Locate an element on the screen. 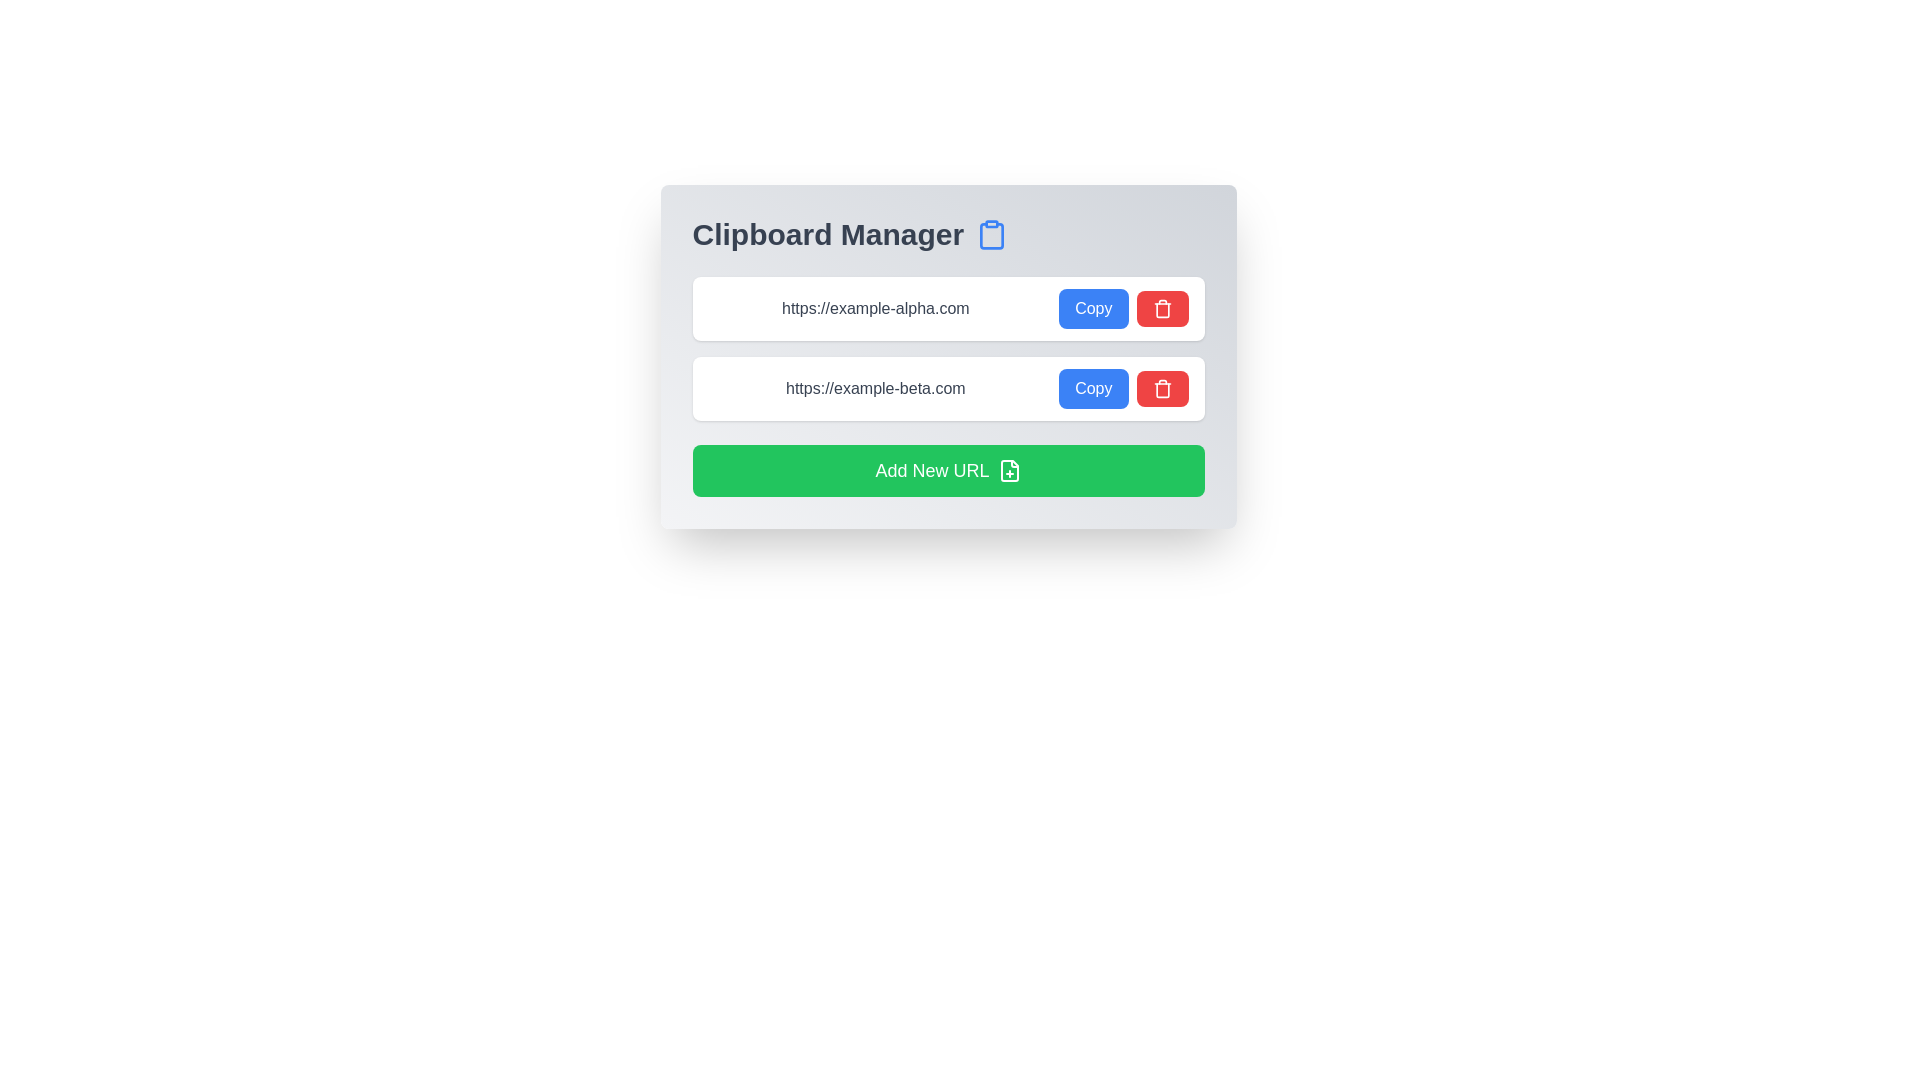  the copy URL button located in the second row of the 'Clipboard Manager' interface, which is to the right of the URL 'https://example-beta.com' is located at coordinates (1092, 389).